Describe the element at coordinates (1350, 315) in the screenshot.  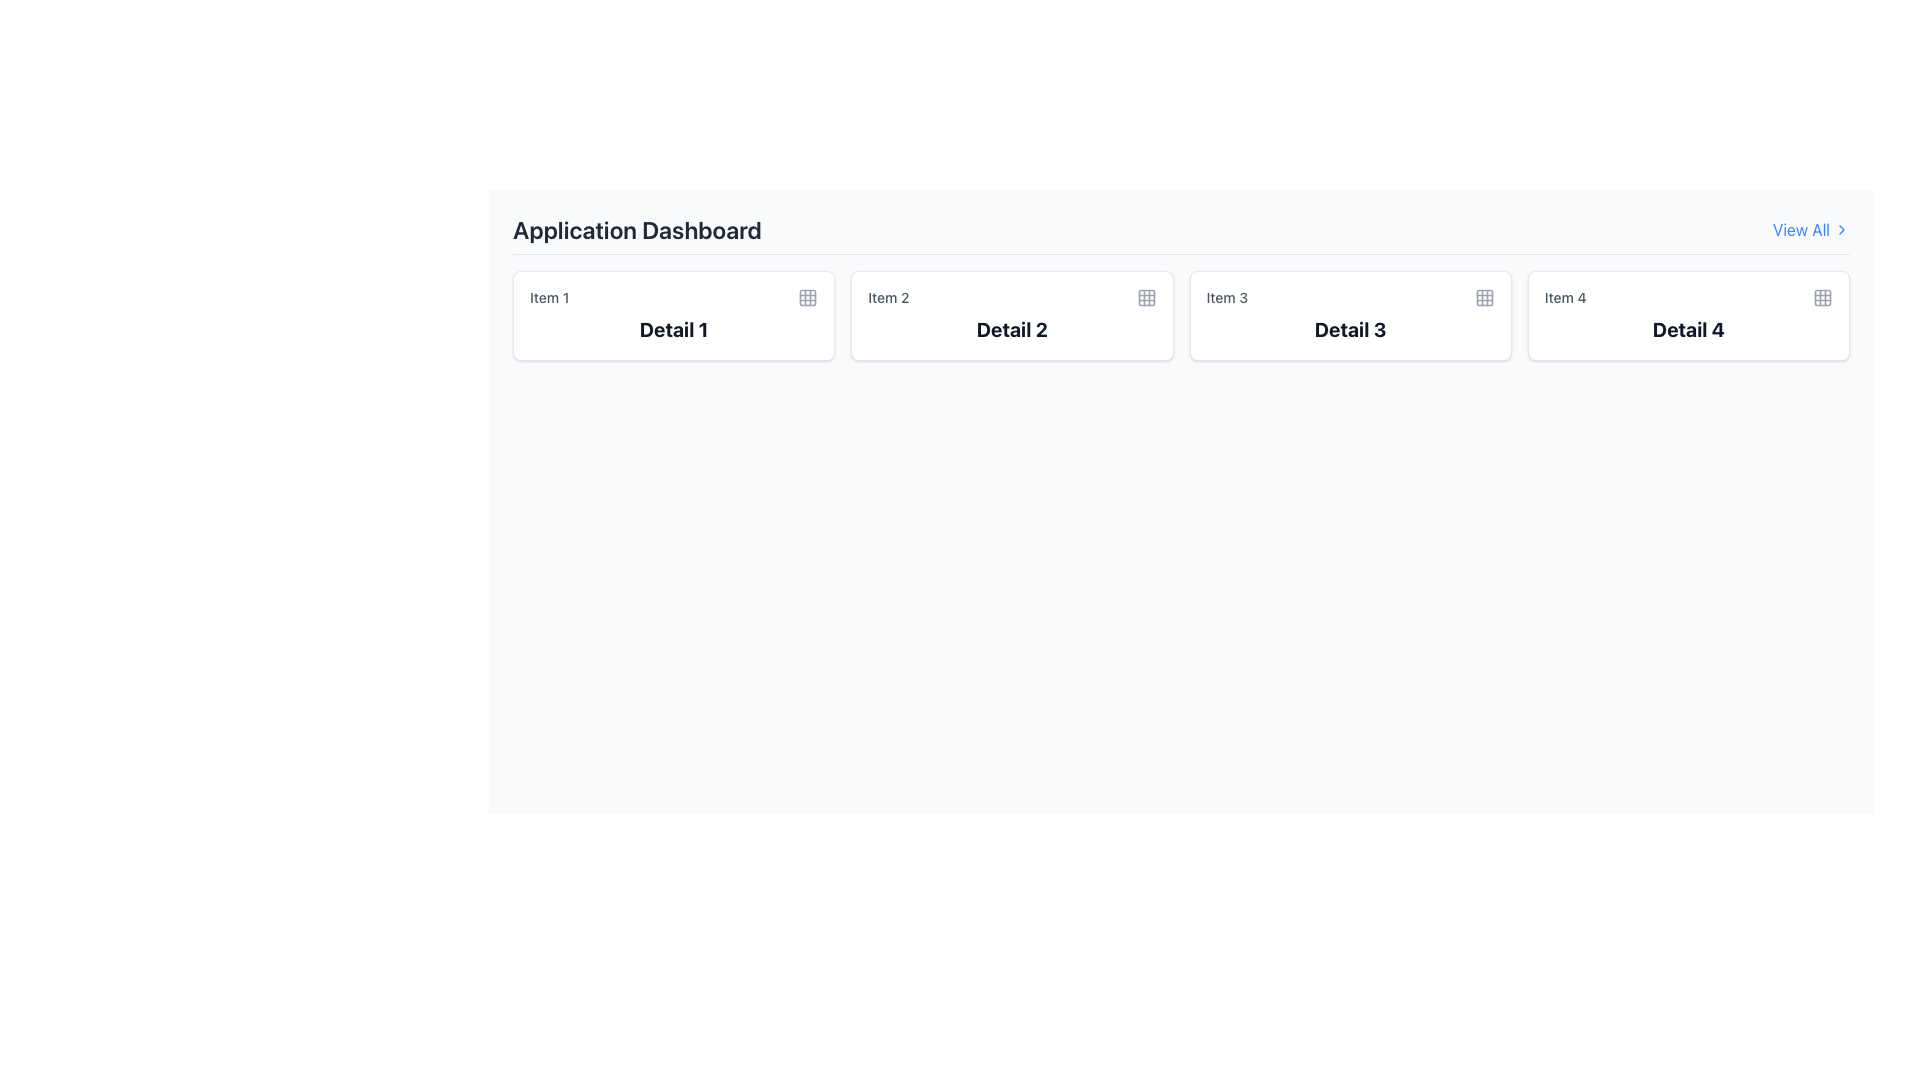
I see `the Display Card element containing 'Item 3' and 'Detail 3' with a grid icon at the top right` at that location.